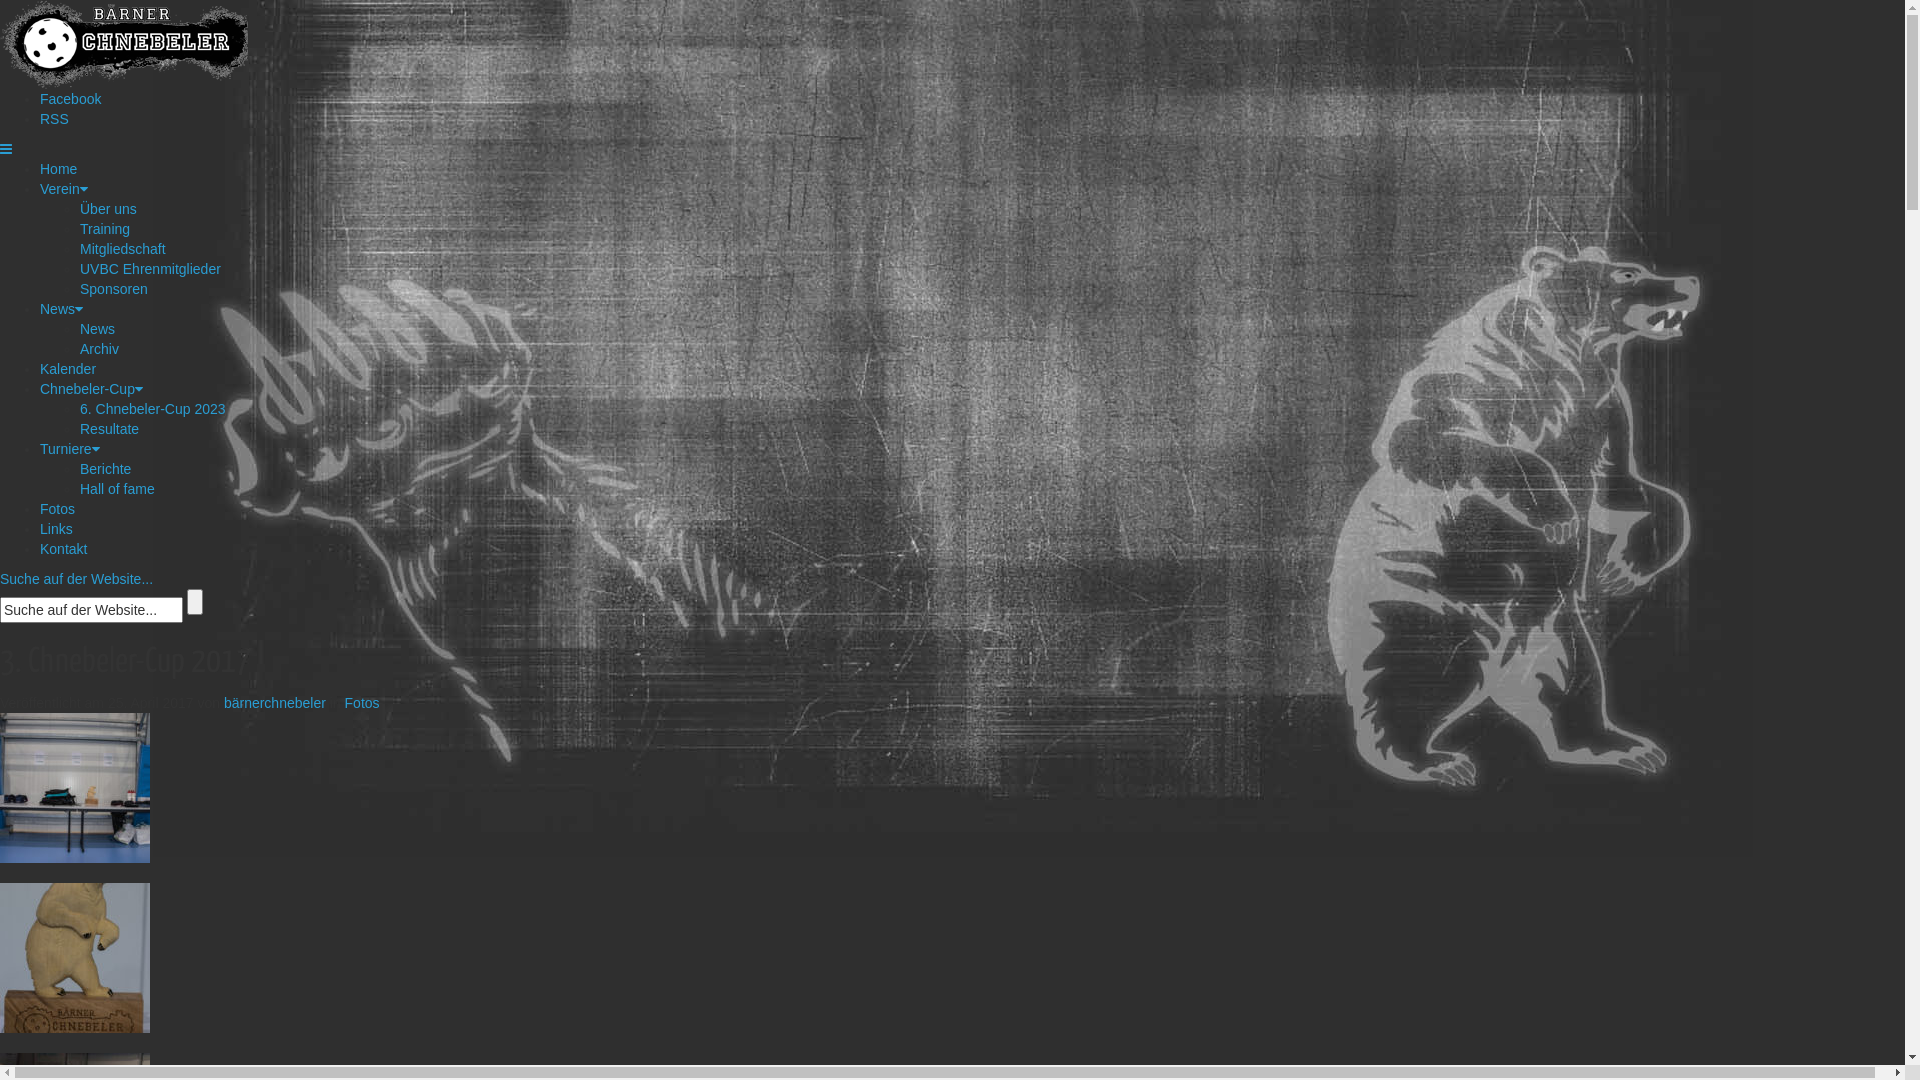 This screenshot has height=1080, width=1920. What do you see at coordinates (152, 407) in the screenshot?
I see `'6. Chnebeler-Cup 2023'` at bounding box center [152, 407].